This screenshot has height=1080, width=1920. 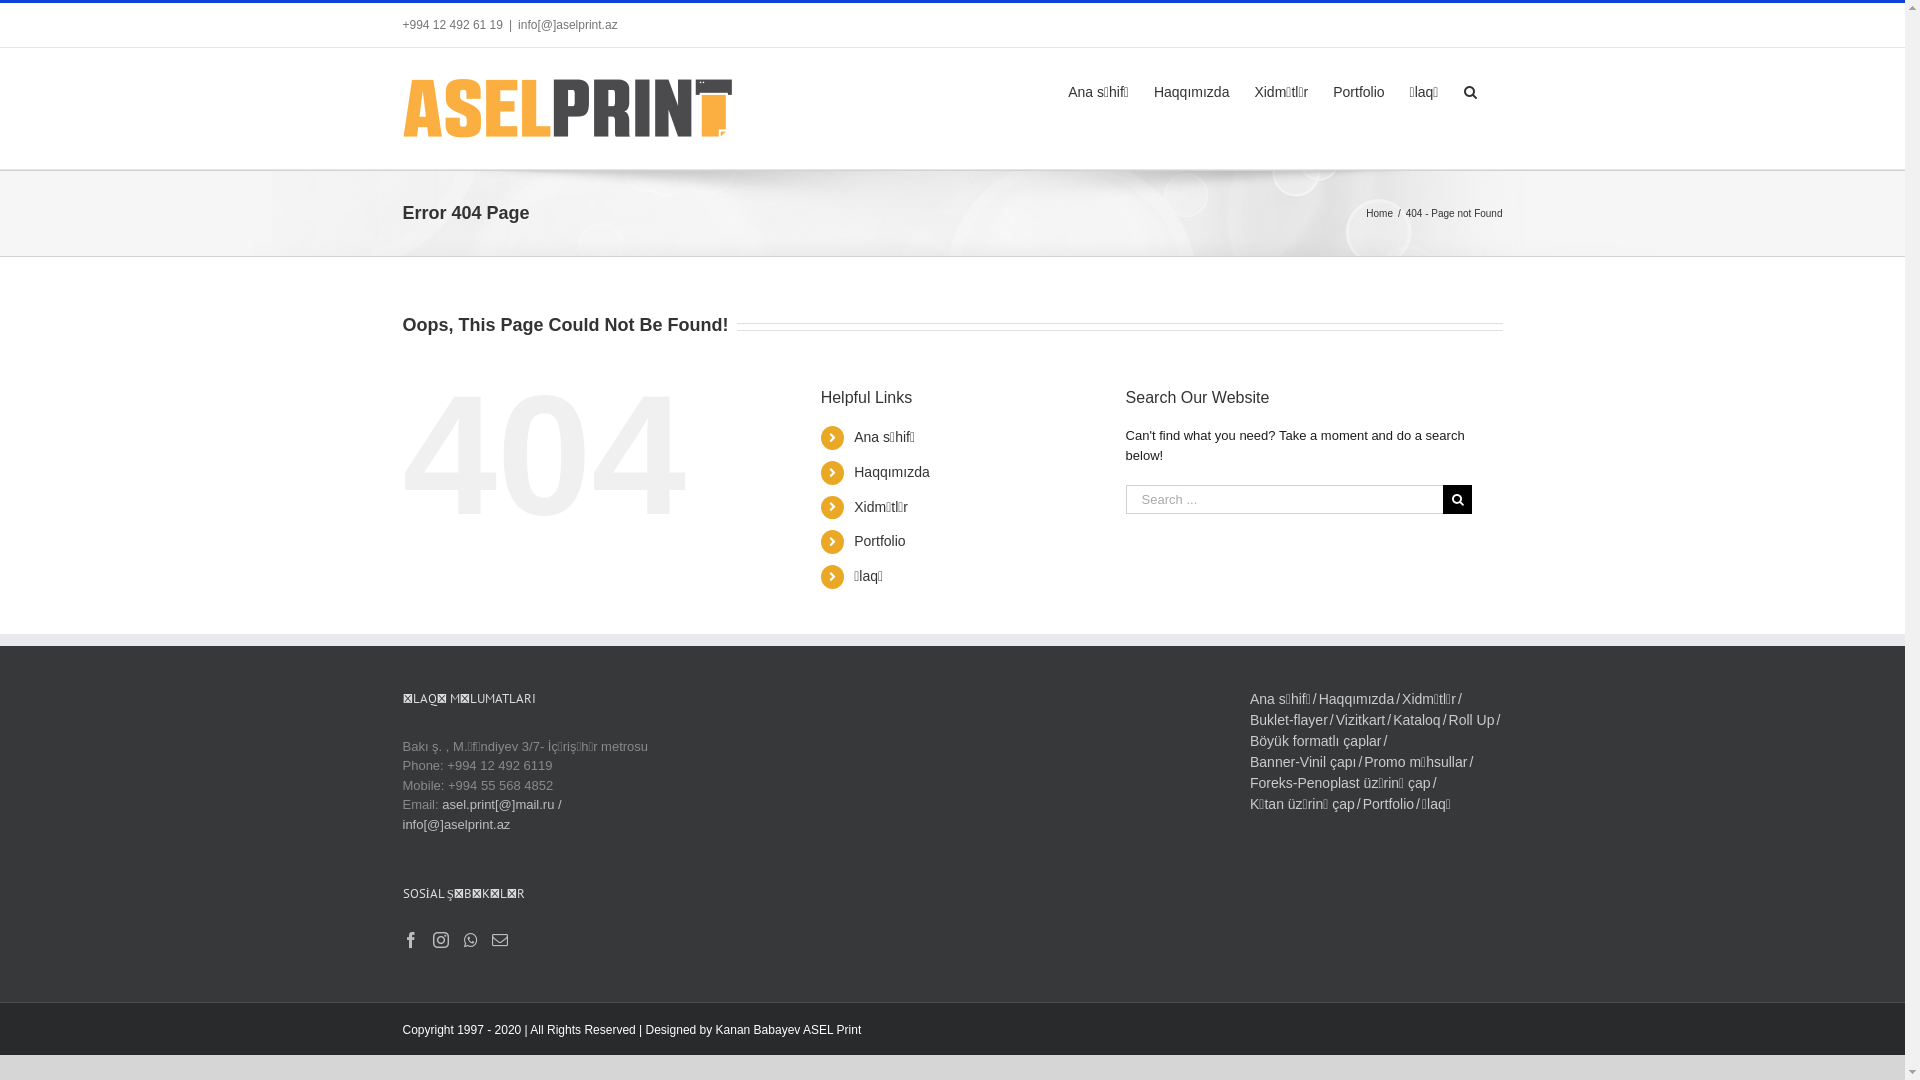 I want to click on 'asel.print[@]mail.ru / info[@]aselprint.az', so click(x=481, y=814).